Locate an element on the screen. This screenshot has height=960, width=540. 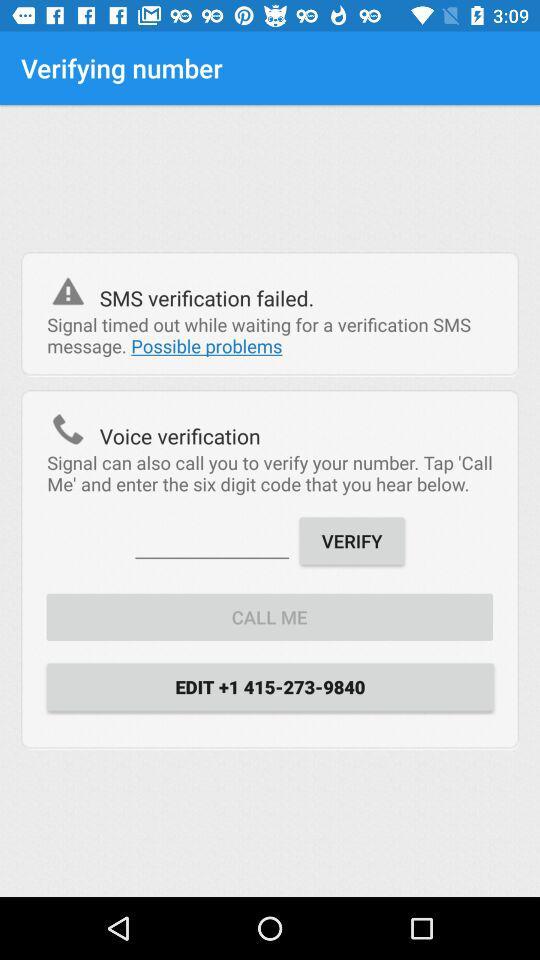
icon above the call me icon is located at coordinates (211, 538).